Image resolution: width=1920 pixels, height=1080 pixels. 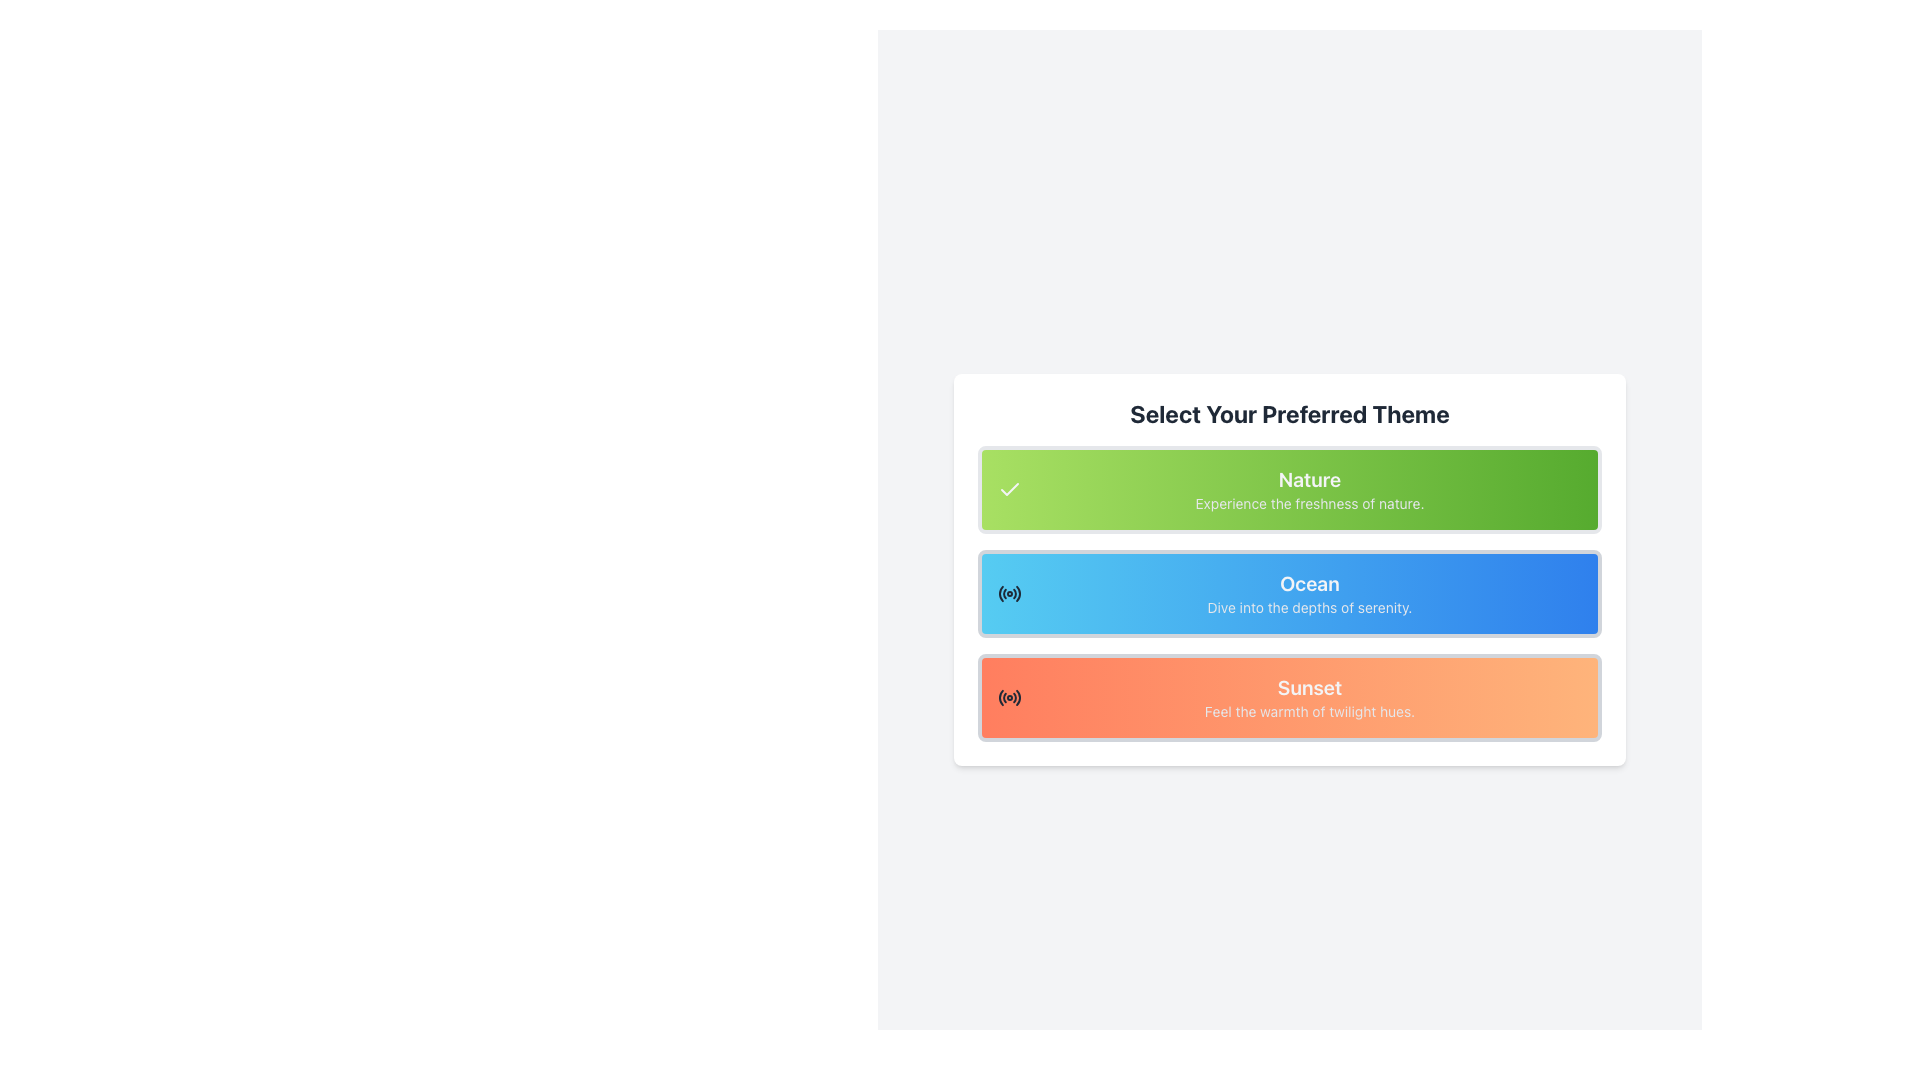 I want to click on the 'Ocean' Text Label element, which is styled with a bold font and white color, located under the 'Select Your Preferred Theme' header, so click(x=1310, y=583).